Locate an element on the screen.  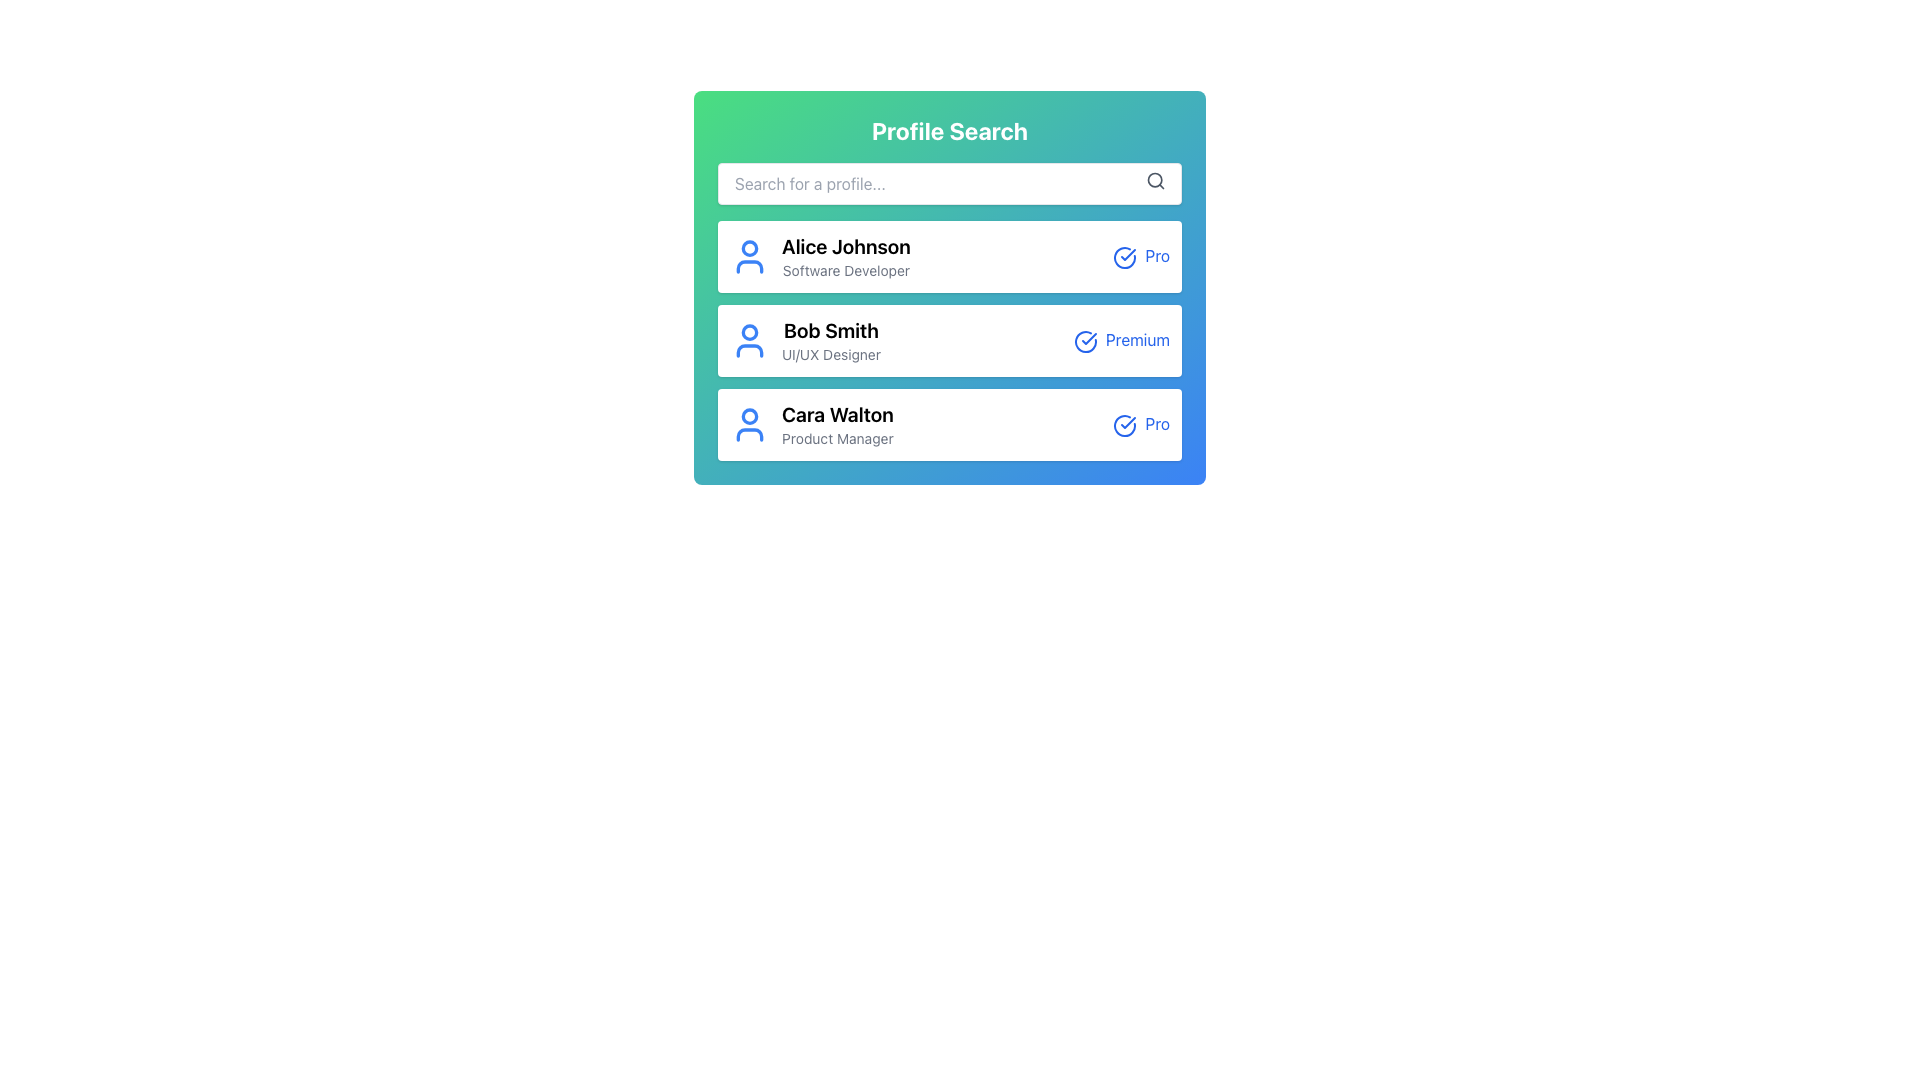
the text display element that shows 'Bob Smith' and 'UI/UX Designer' in a profile card, located in the middle position among three similar cards is located at coordinates (831, 339).